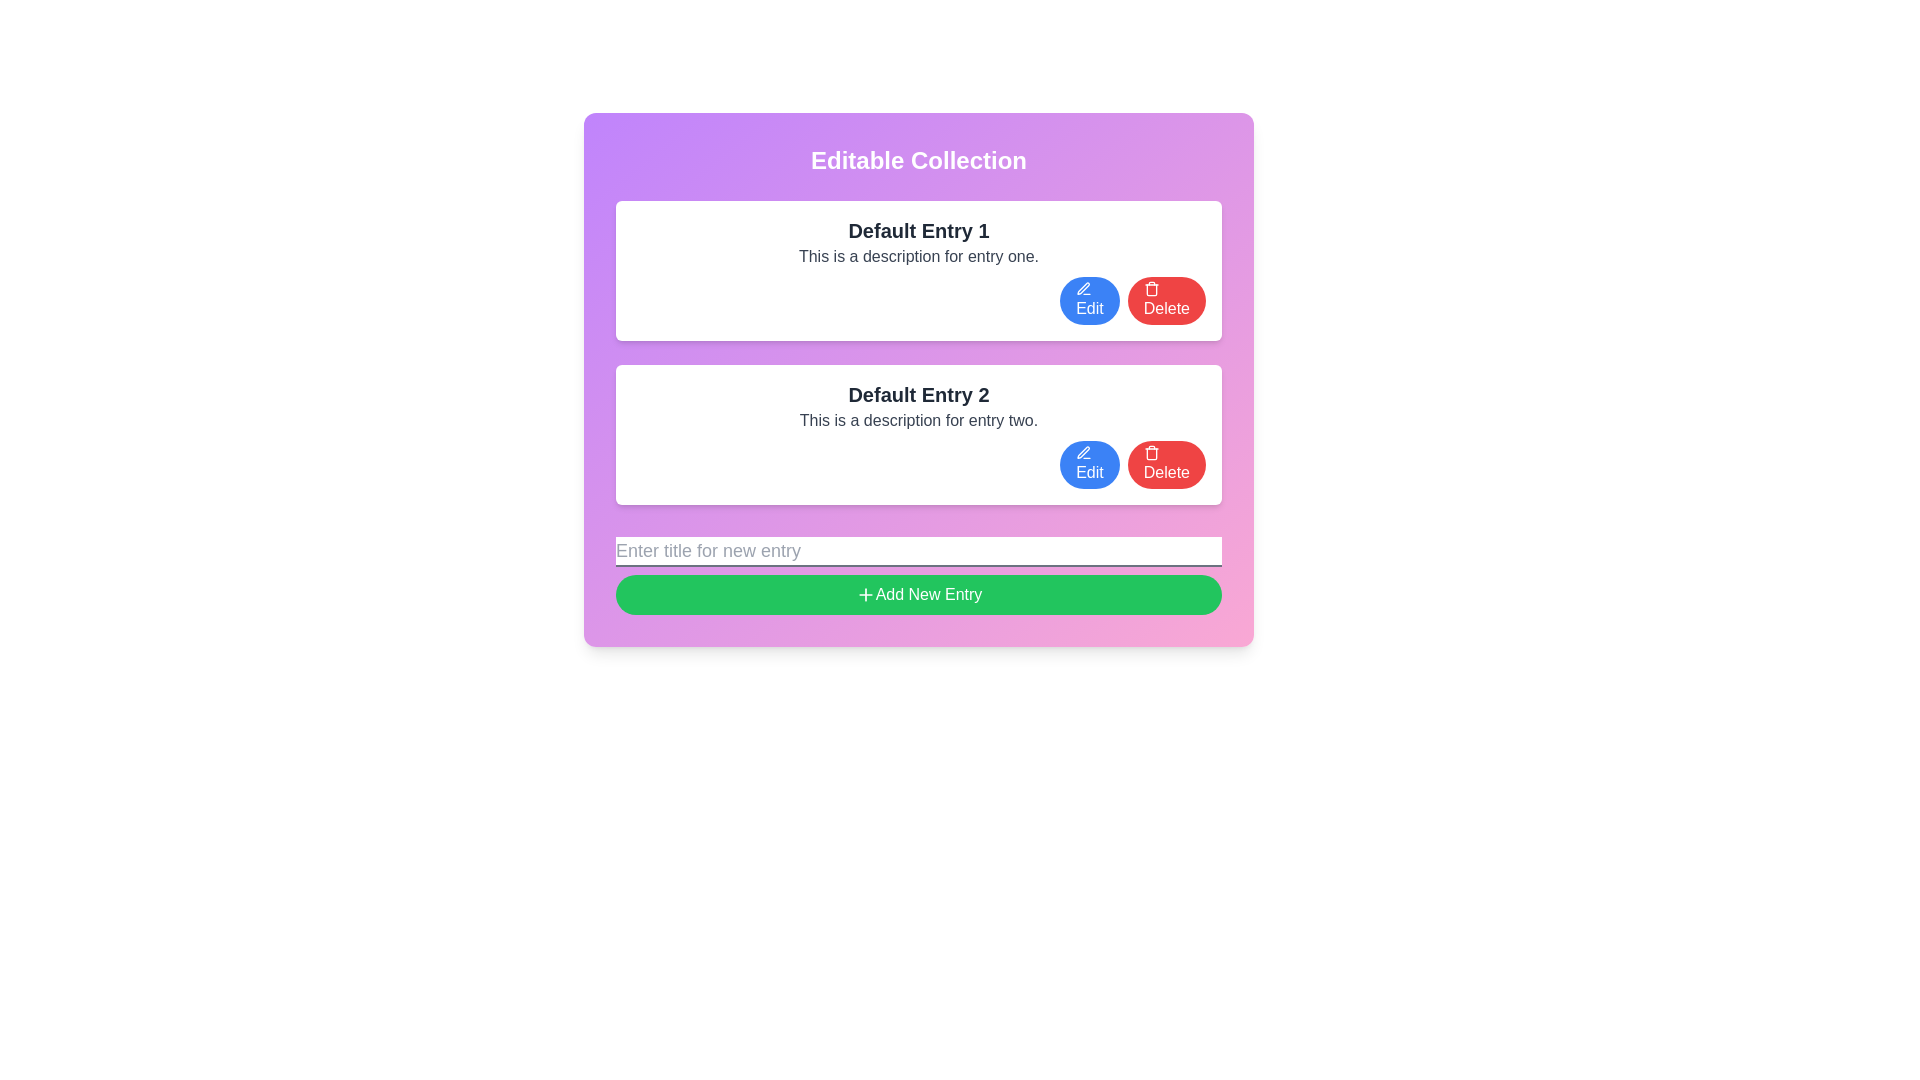  Describe the element at coordinates (1166, 465) in the screenshot. I see `the second button in the horizontal button group at the bottom-right corner of the content card labeled 'Default Entry 2'` at that location.